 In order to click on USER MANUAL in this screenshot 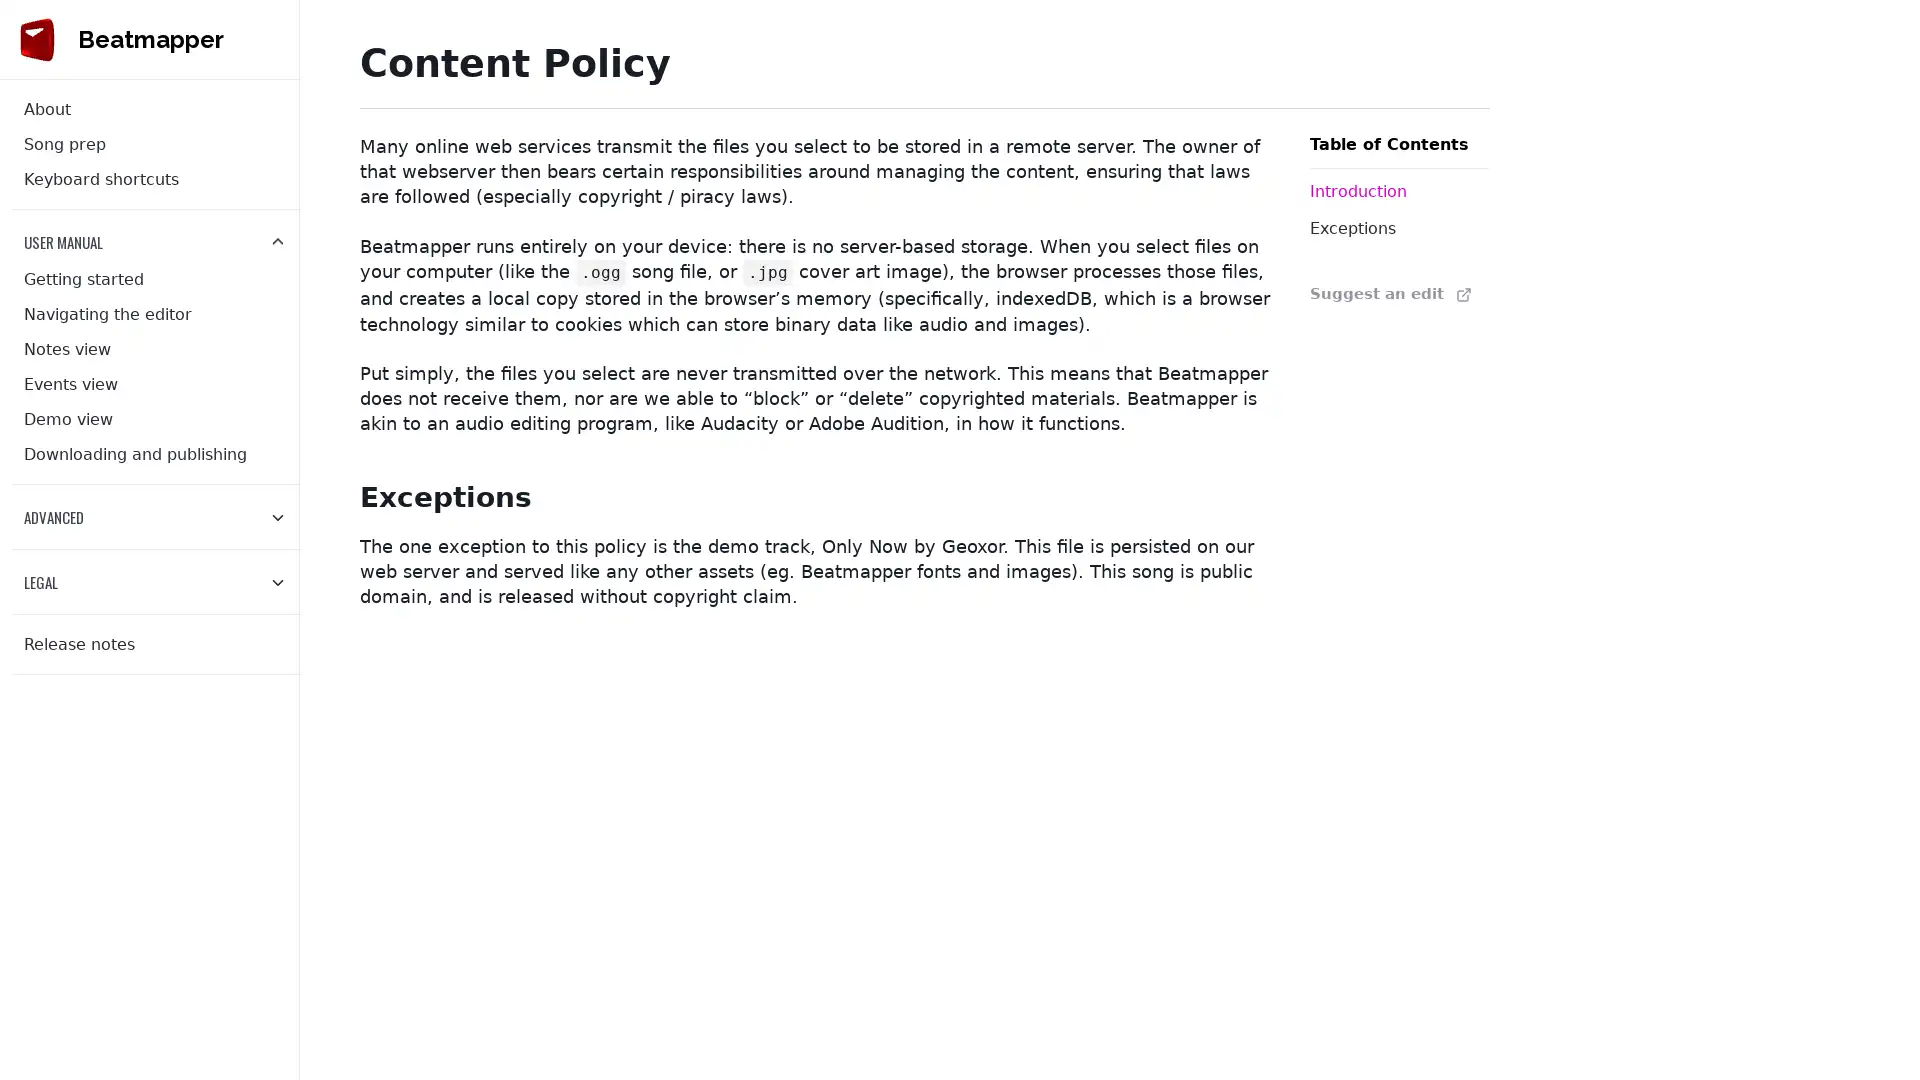, I will do `click(154, 241)`.